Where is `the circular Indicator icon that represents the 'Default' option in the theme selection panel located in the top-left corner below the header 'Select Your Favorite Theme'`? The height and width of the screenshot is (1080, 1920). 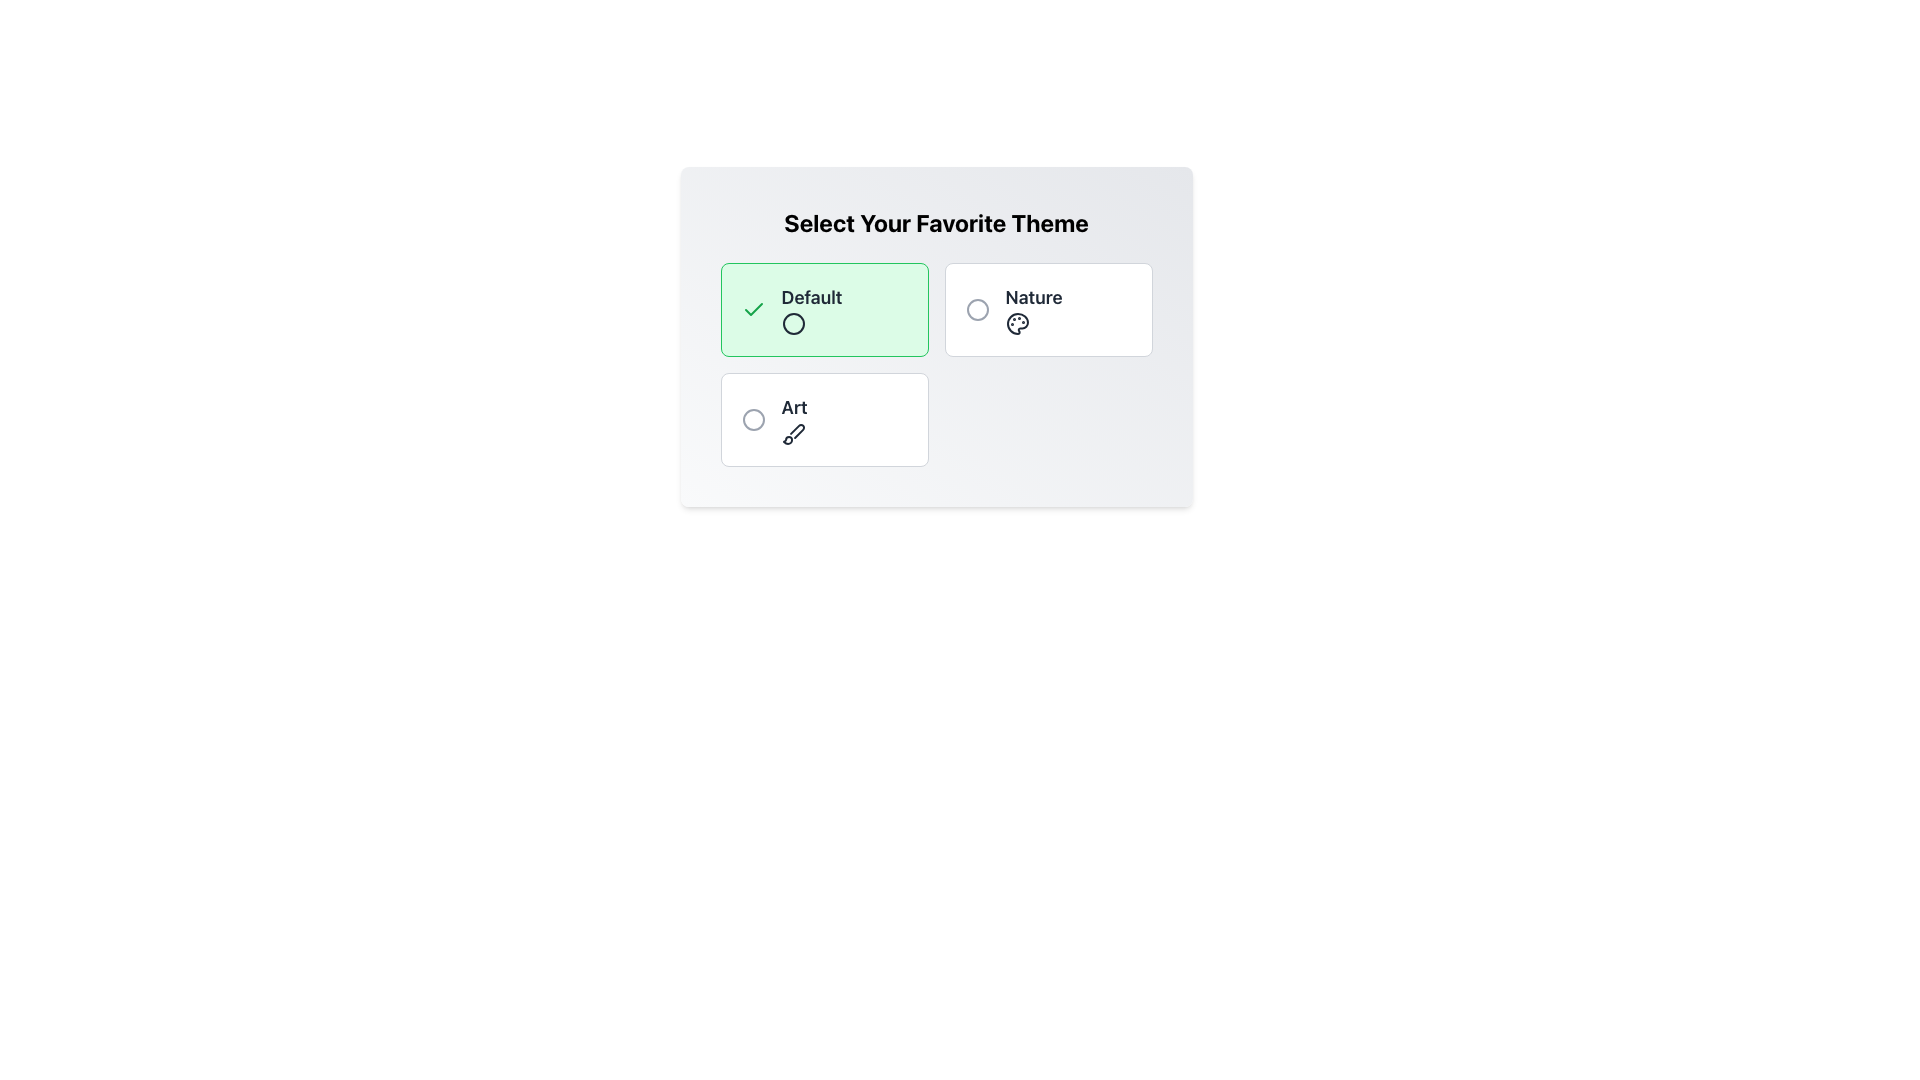 the circular Indicator icon that represents the 'Default' option in the theme selection panel located in the top-left corner below the header 'Select Your Favorite Theme' is located at coordinates (792, 323).